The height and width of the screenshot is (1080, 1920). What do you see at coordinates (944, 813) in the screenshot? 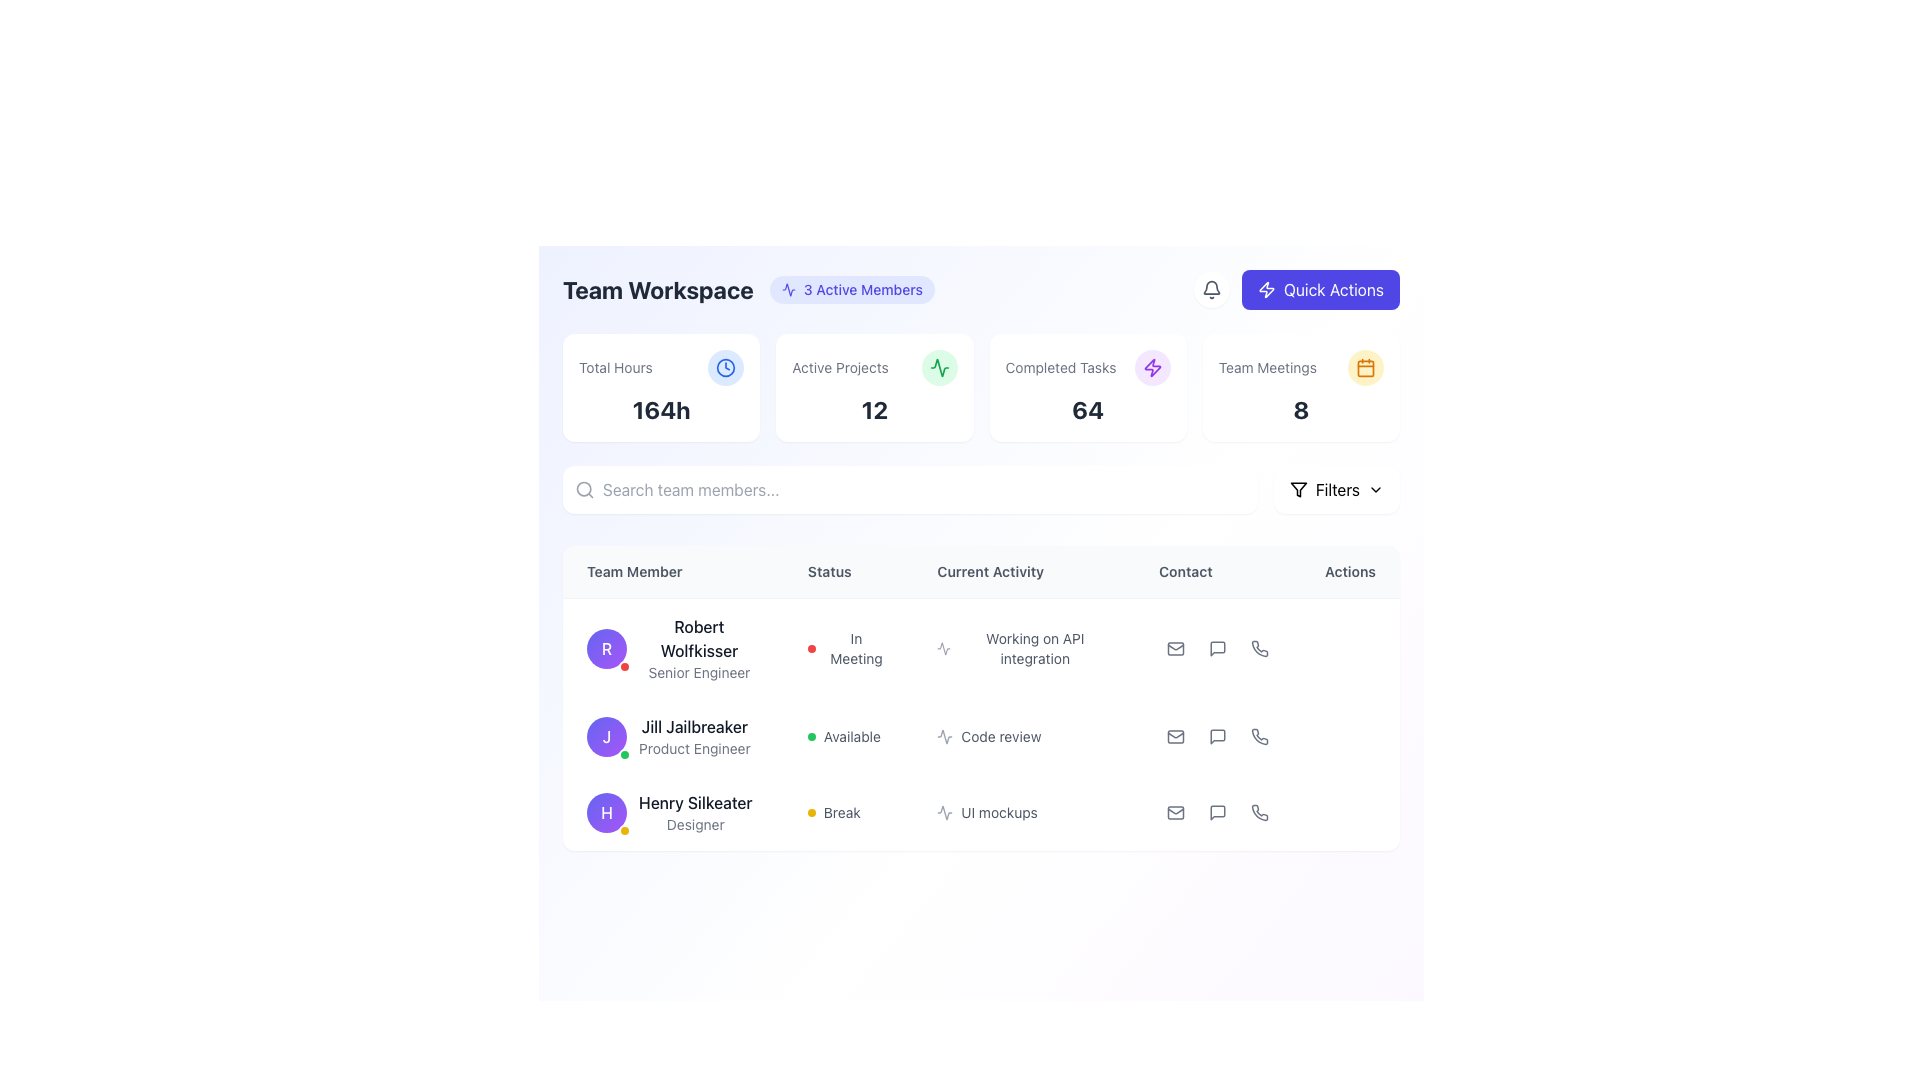
I see `the electrocardiogram icon representing current activity for the first team member in the 'Team Workspace' interface` at bounding box center [944, 813].